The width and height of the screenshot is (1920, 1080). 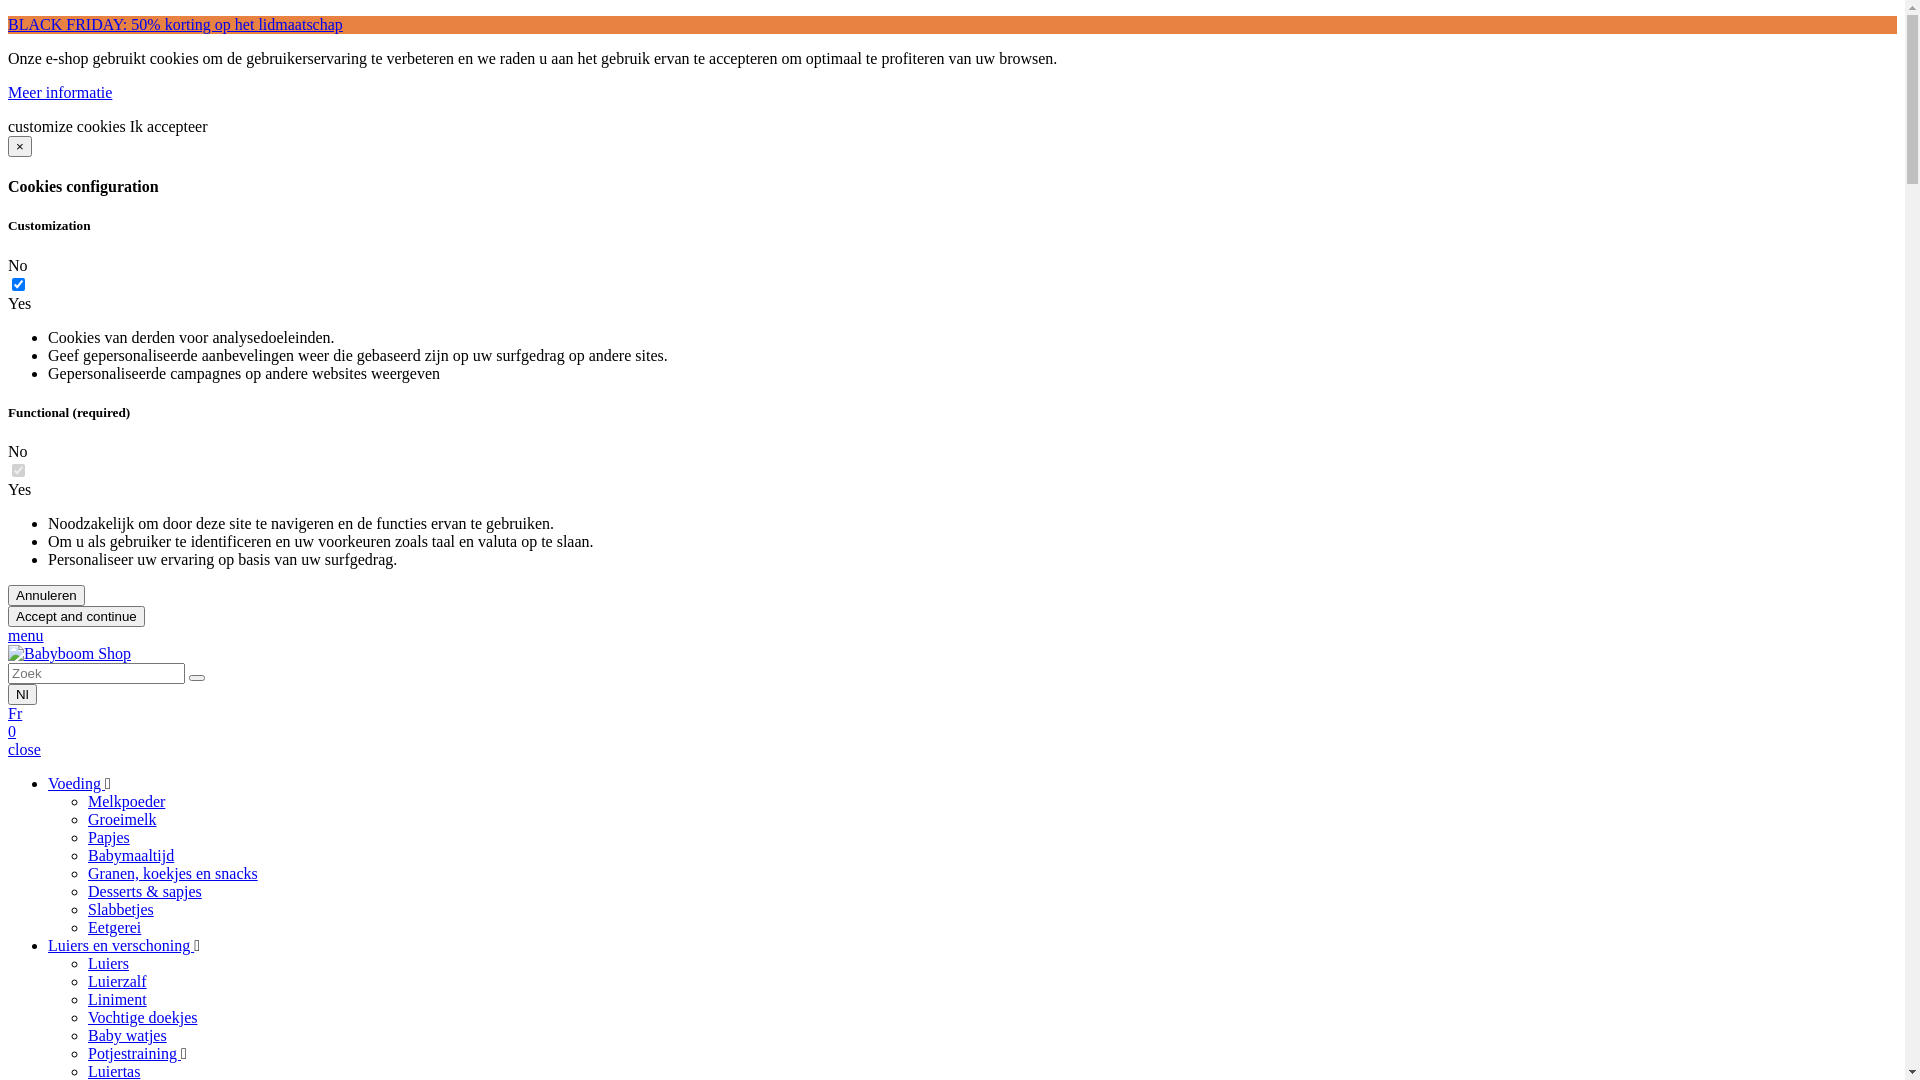 What do you see at coordinates (143, 890) in the screenshot?
I see `'Desserts & sapjes'` at bounding box center [143, 890].